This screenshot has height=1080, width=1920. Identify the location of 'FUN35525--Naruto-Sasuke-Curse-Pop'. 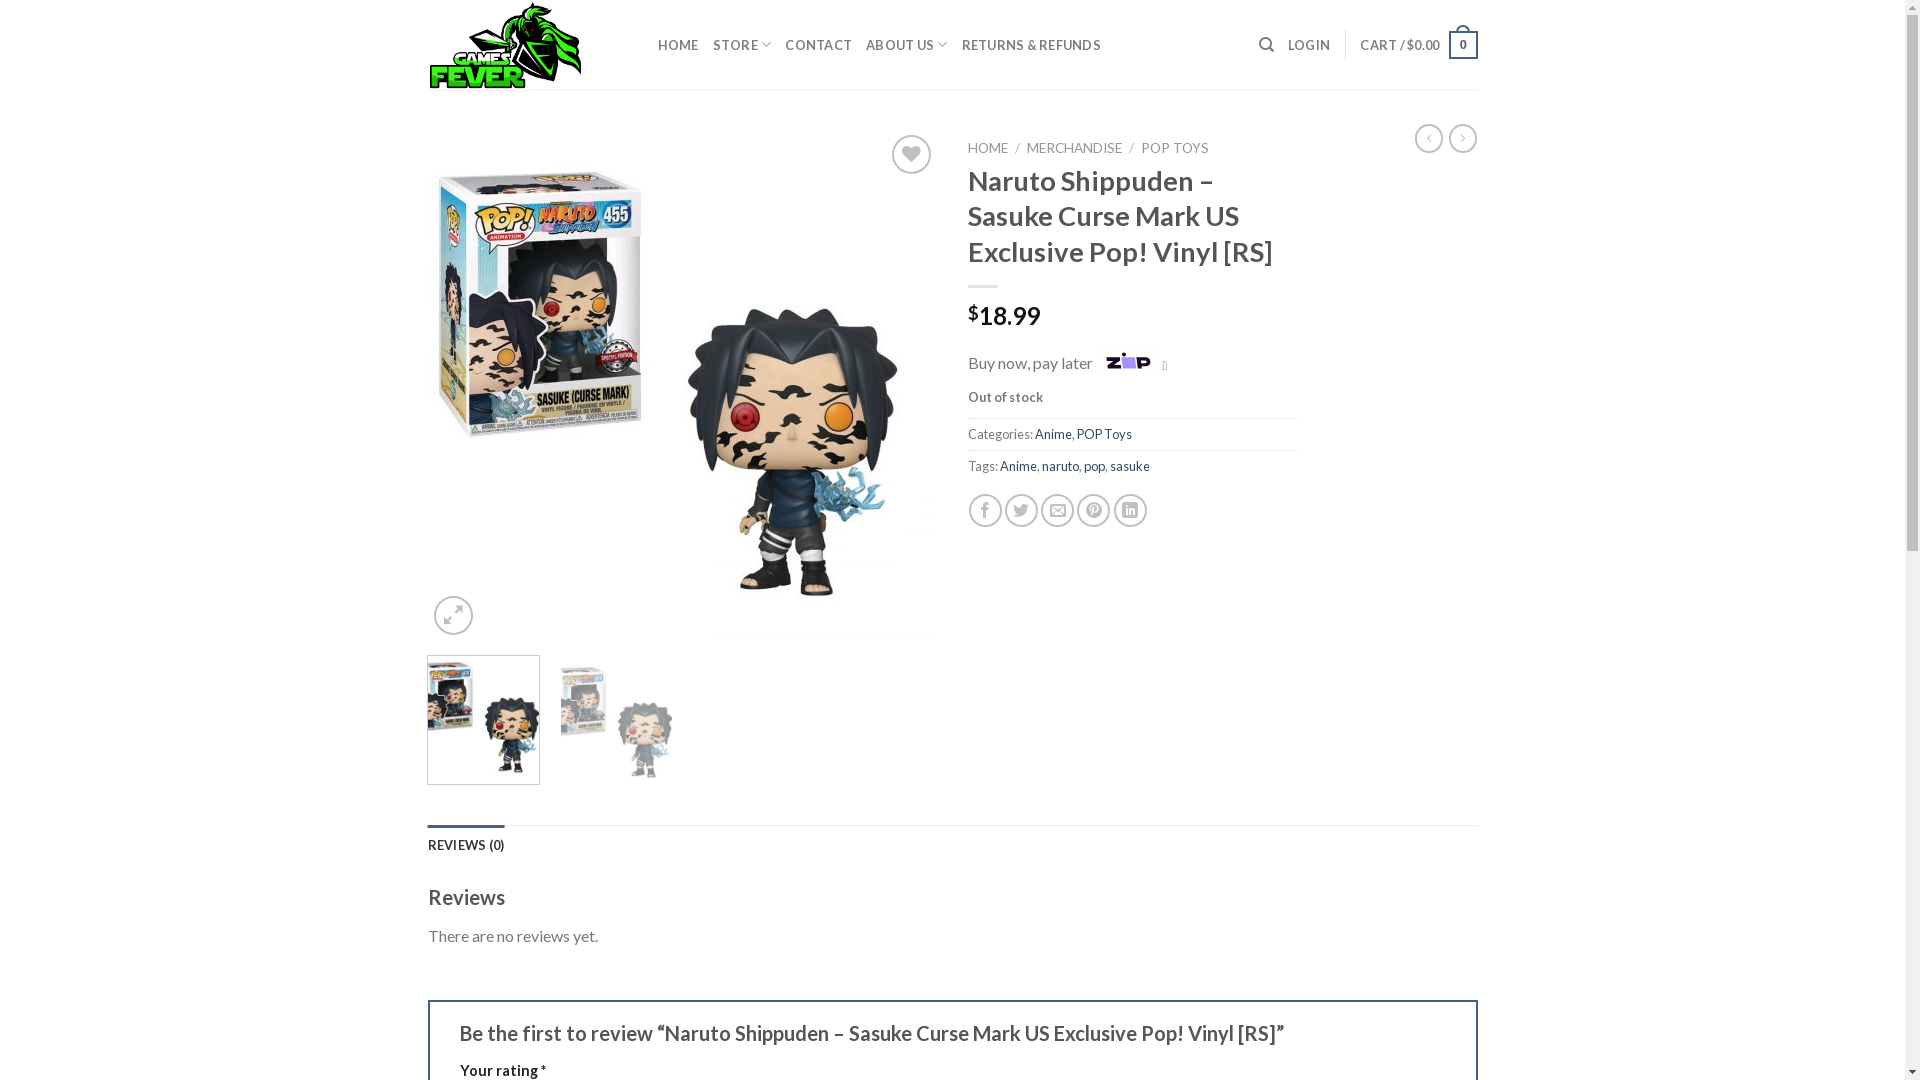
(682, 385).